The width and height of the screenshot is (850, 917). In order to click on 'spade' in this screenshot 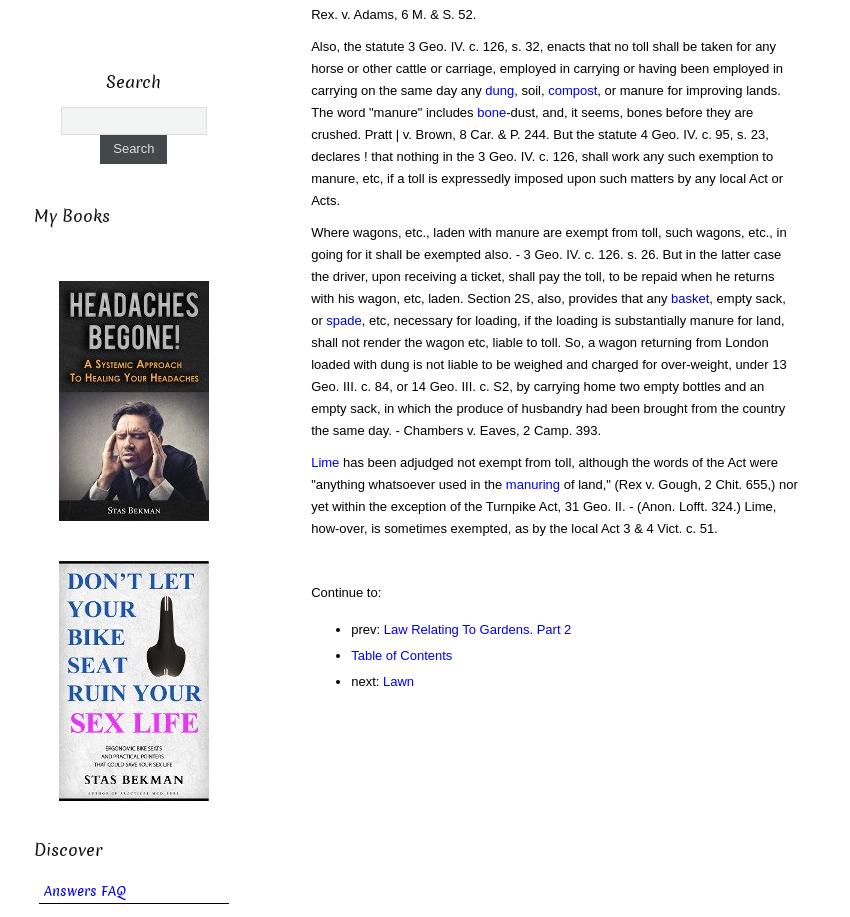, I will do `click(342, 320)`.